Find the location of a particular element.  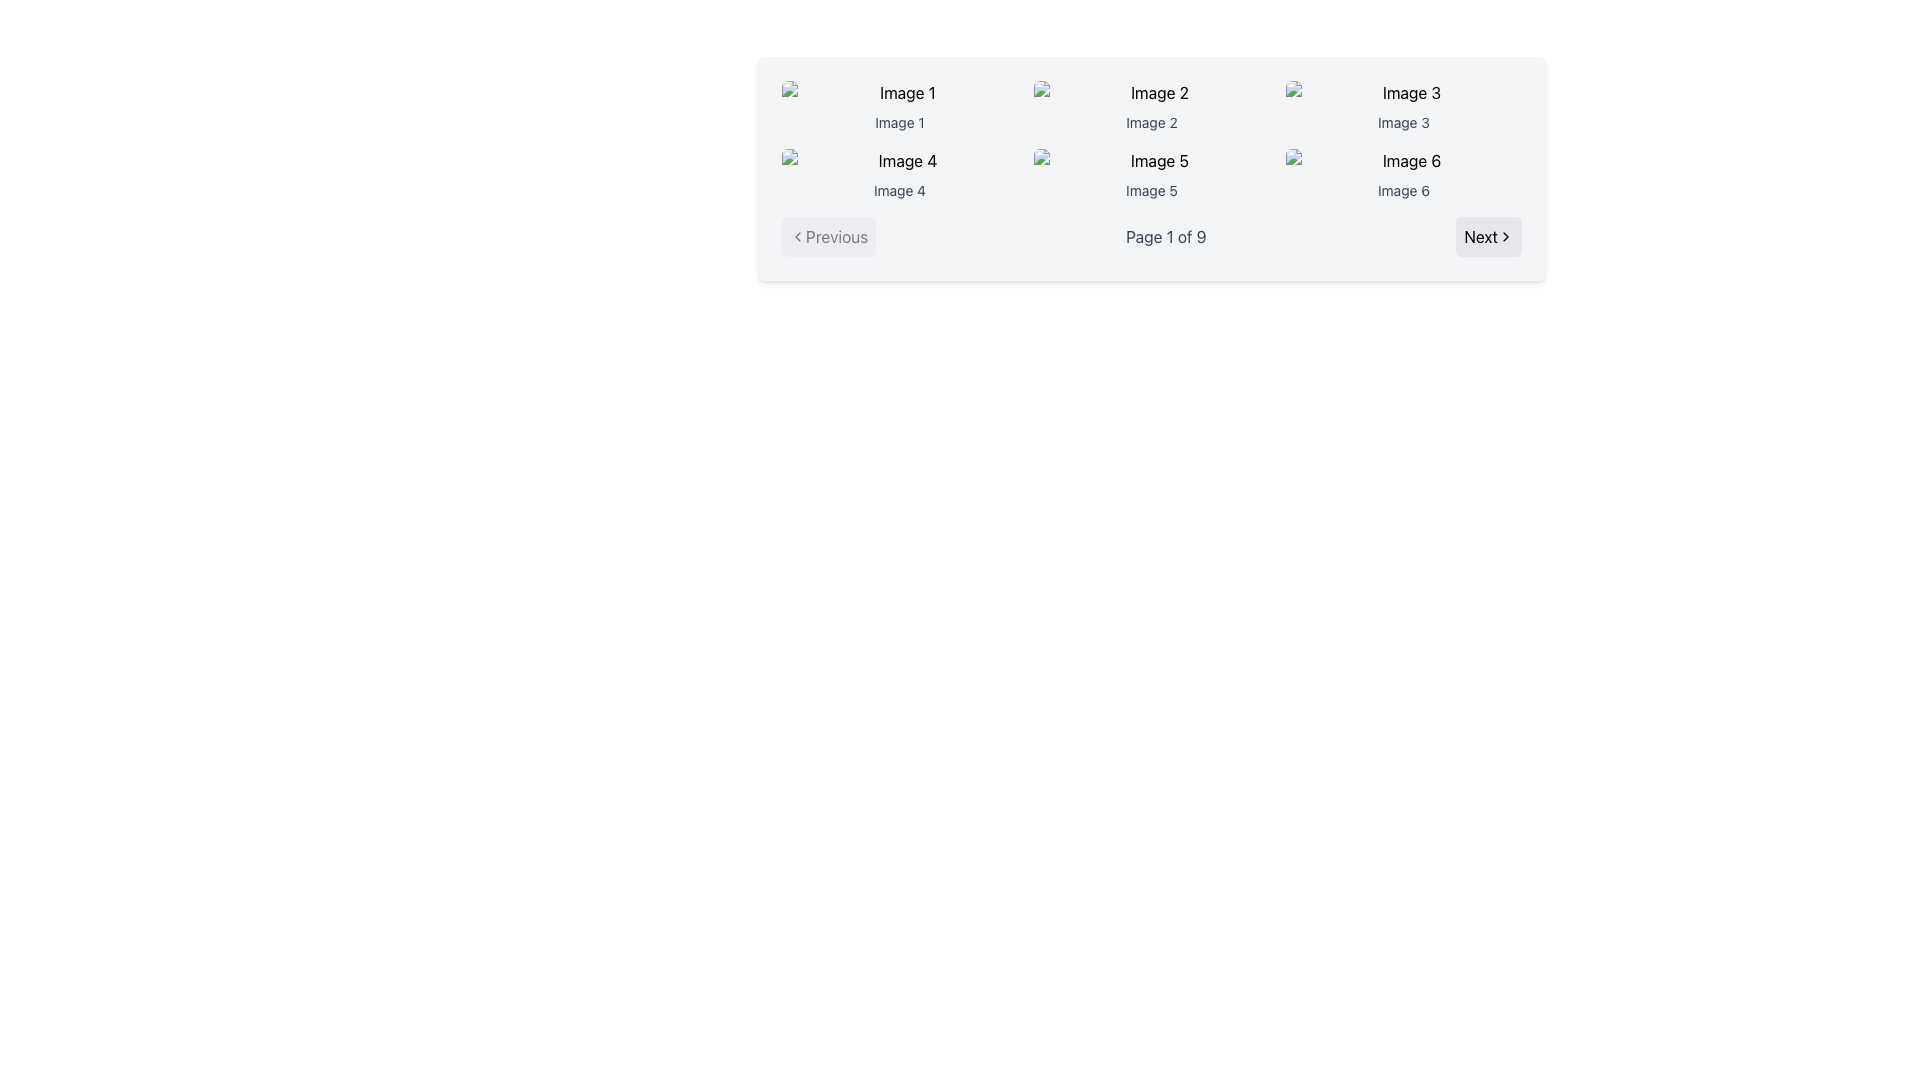

the image placeholder with a light gray background and a generic image icon, located above the caption 'Image 1' is located at coordinates (899, 92).